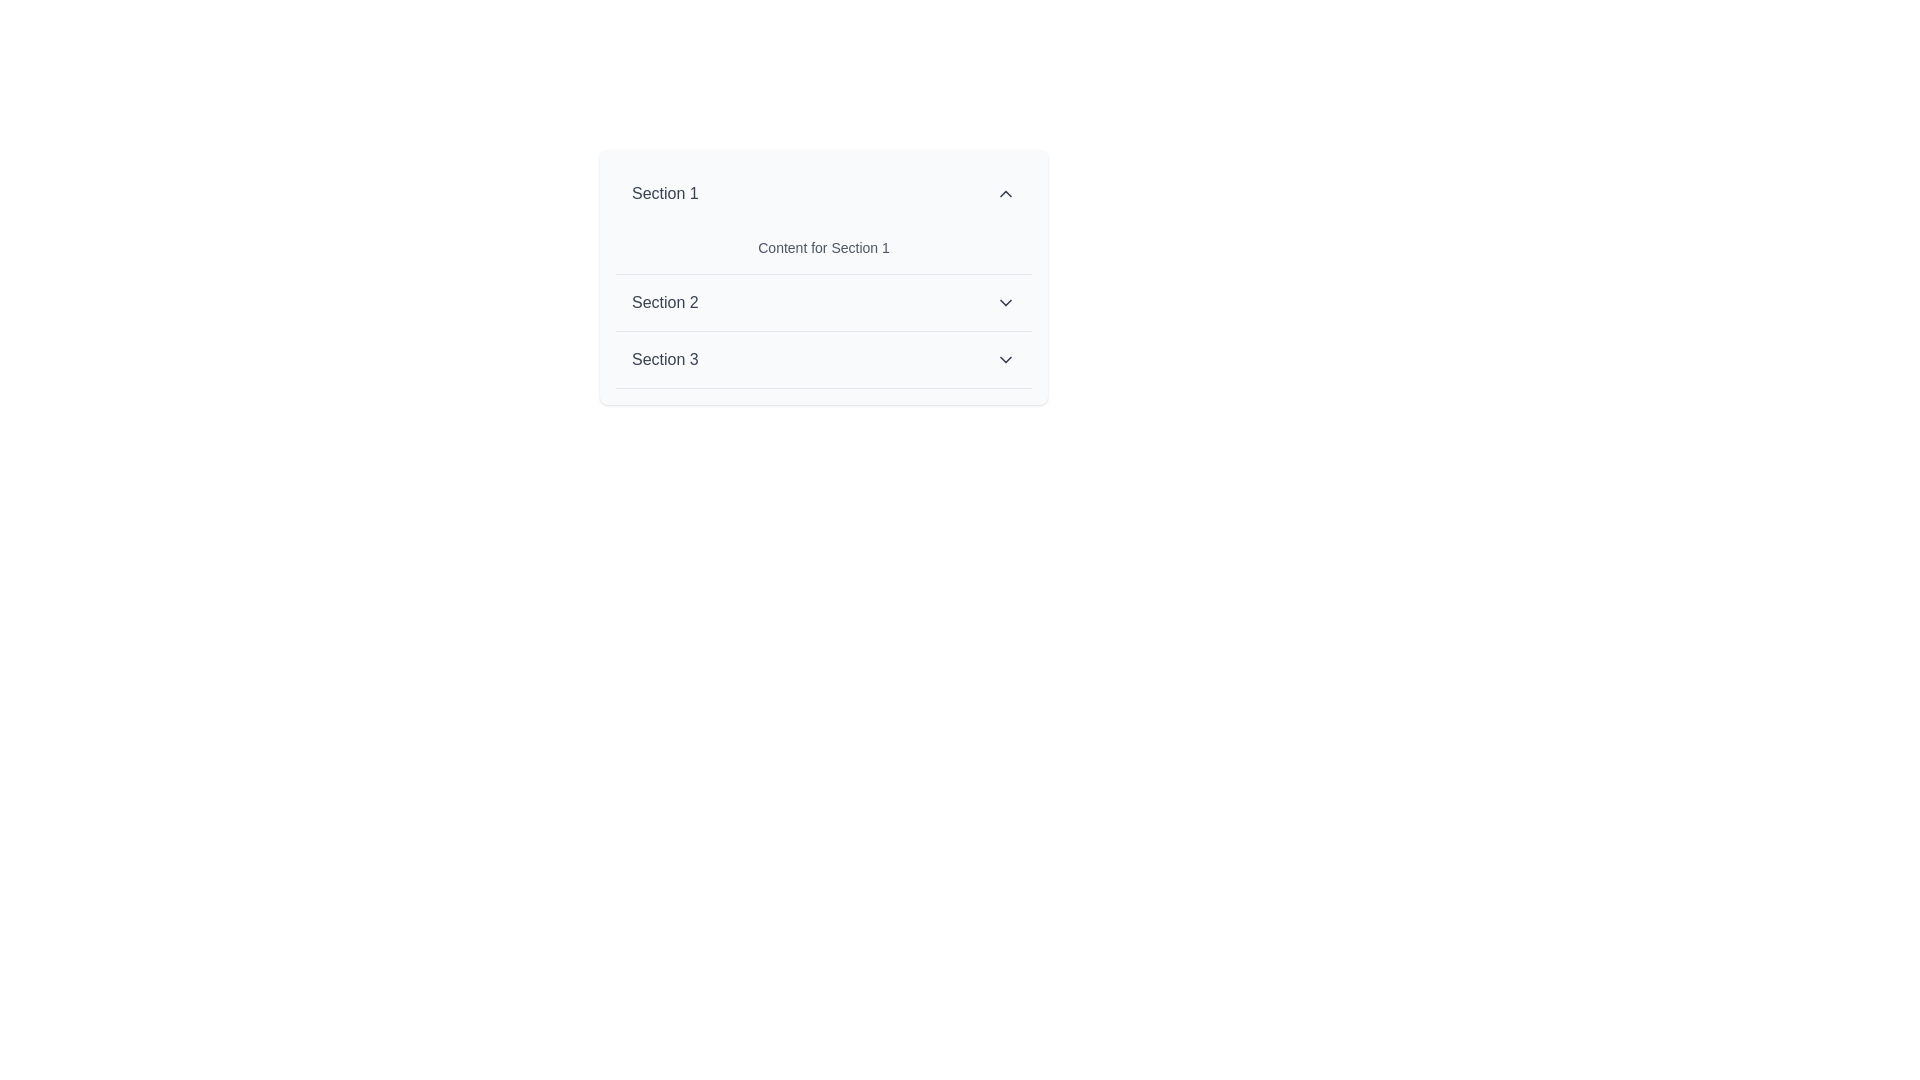 The image size is (1920, 1080). Describe the element at coordinates (824, 360) in the screenshot. I see `the 'Section 3' menu item in the dropdown` at that location.